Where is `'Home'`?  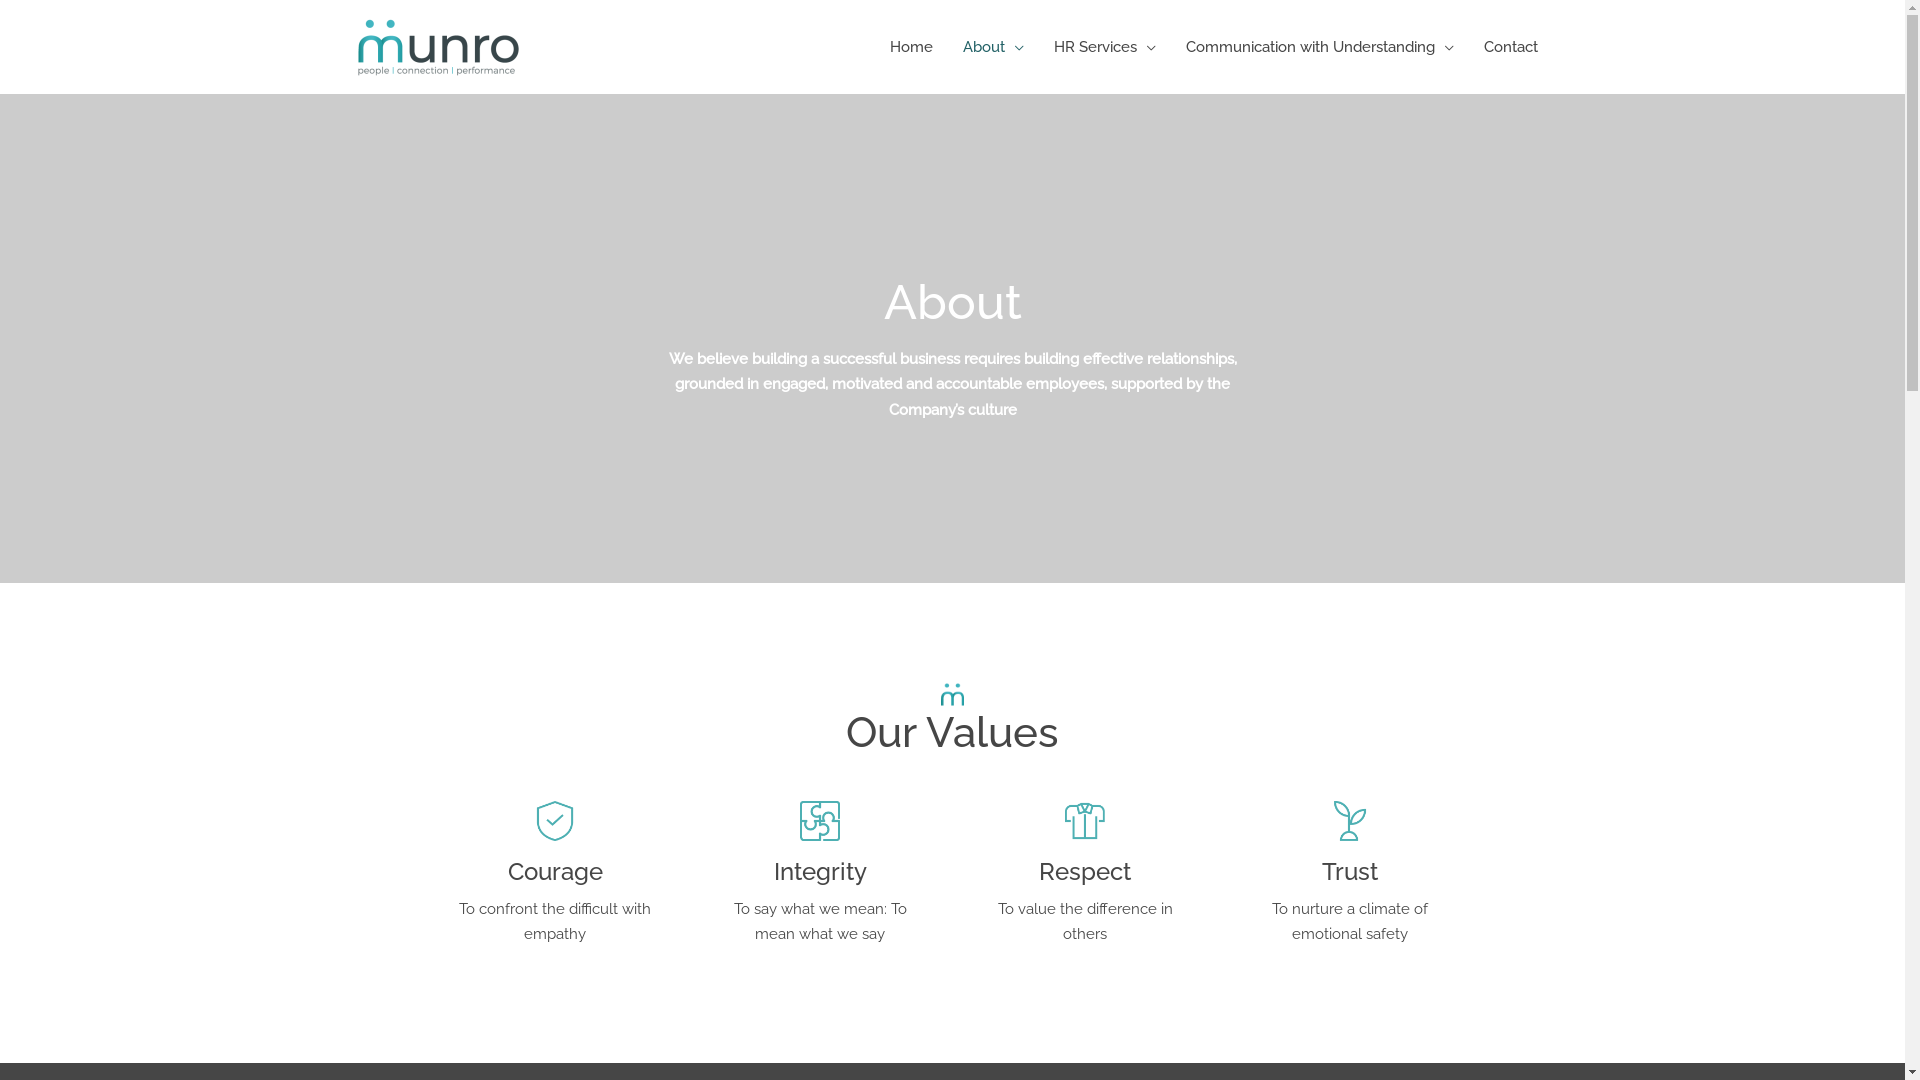
'Home' is located at coordinates (909, 45).